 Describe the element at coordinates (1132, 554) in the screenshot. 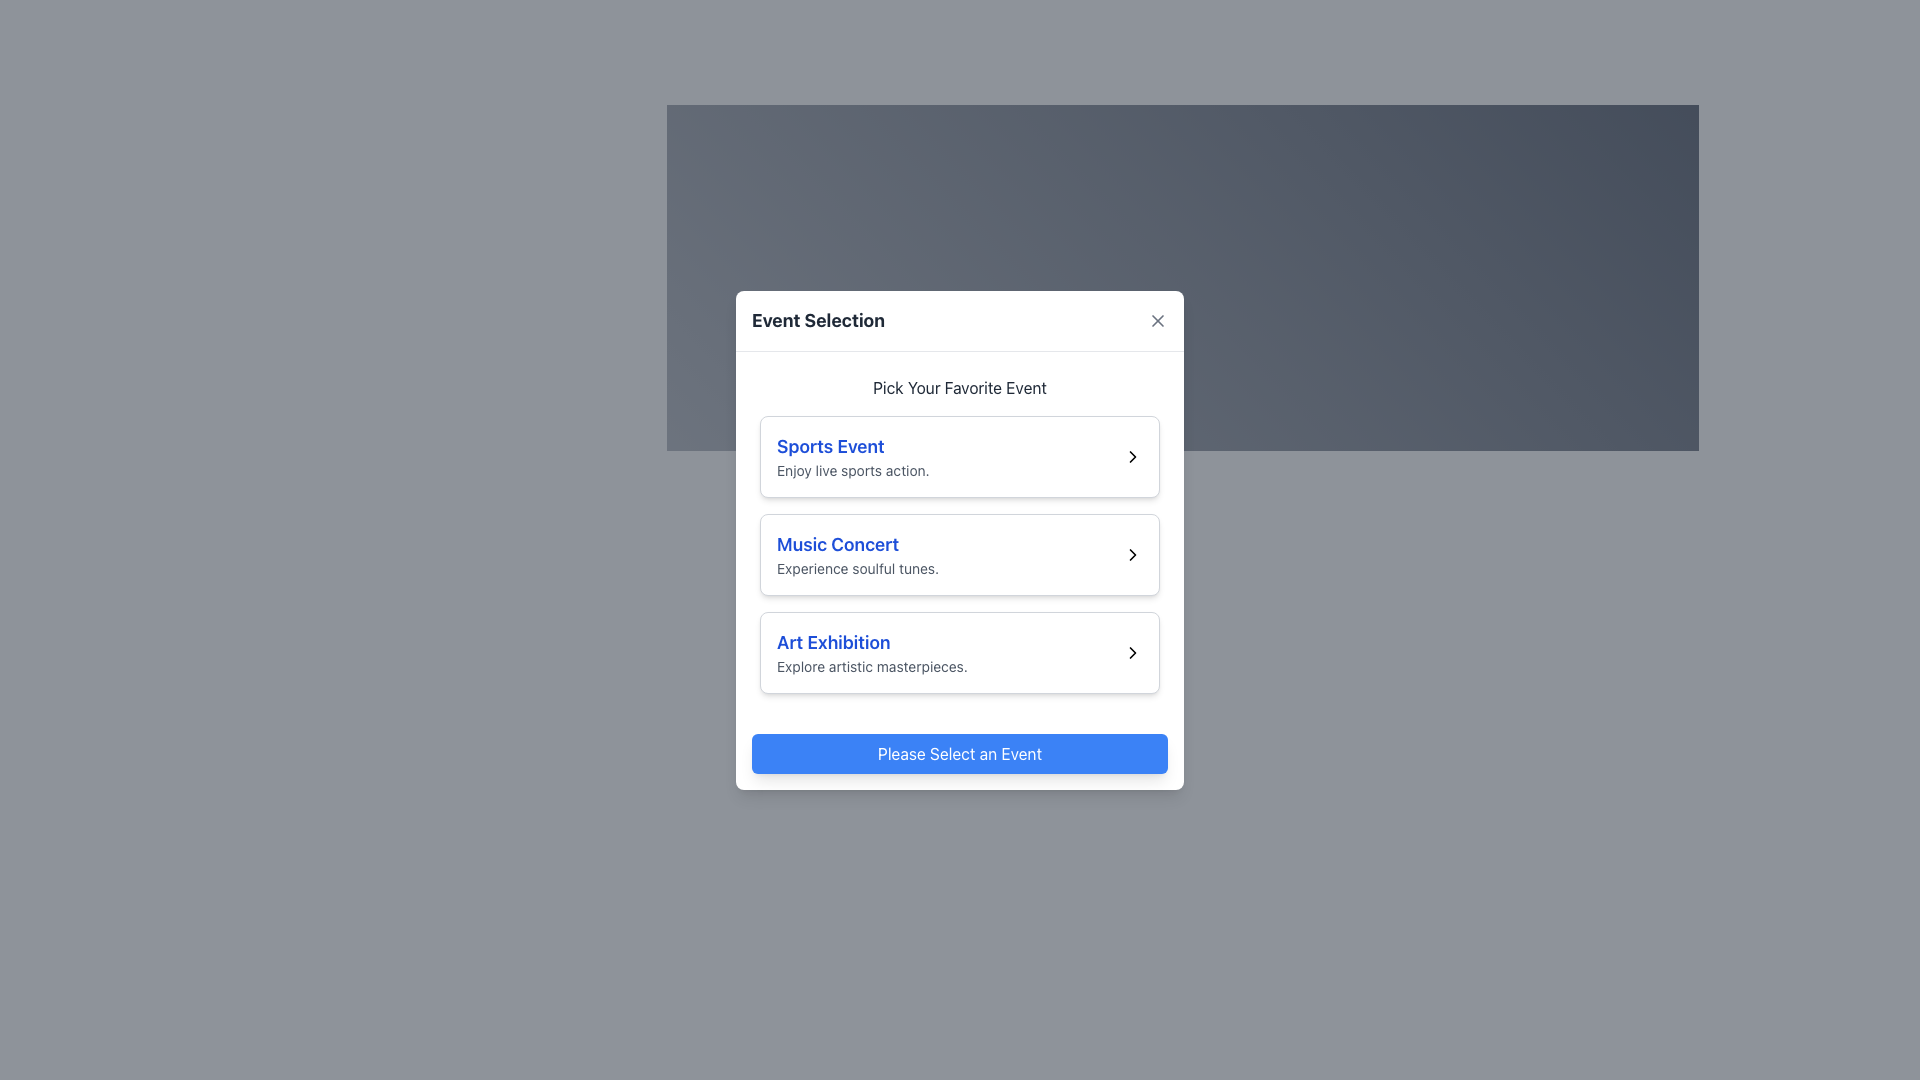

I see `the right-facing chevron icon located in the second list item titled 'Music Concert' within the 'Event Selection' dialog` at that location.